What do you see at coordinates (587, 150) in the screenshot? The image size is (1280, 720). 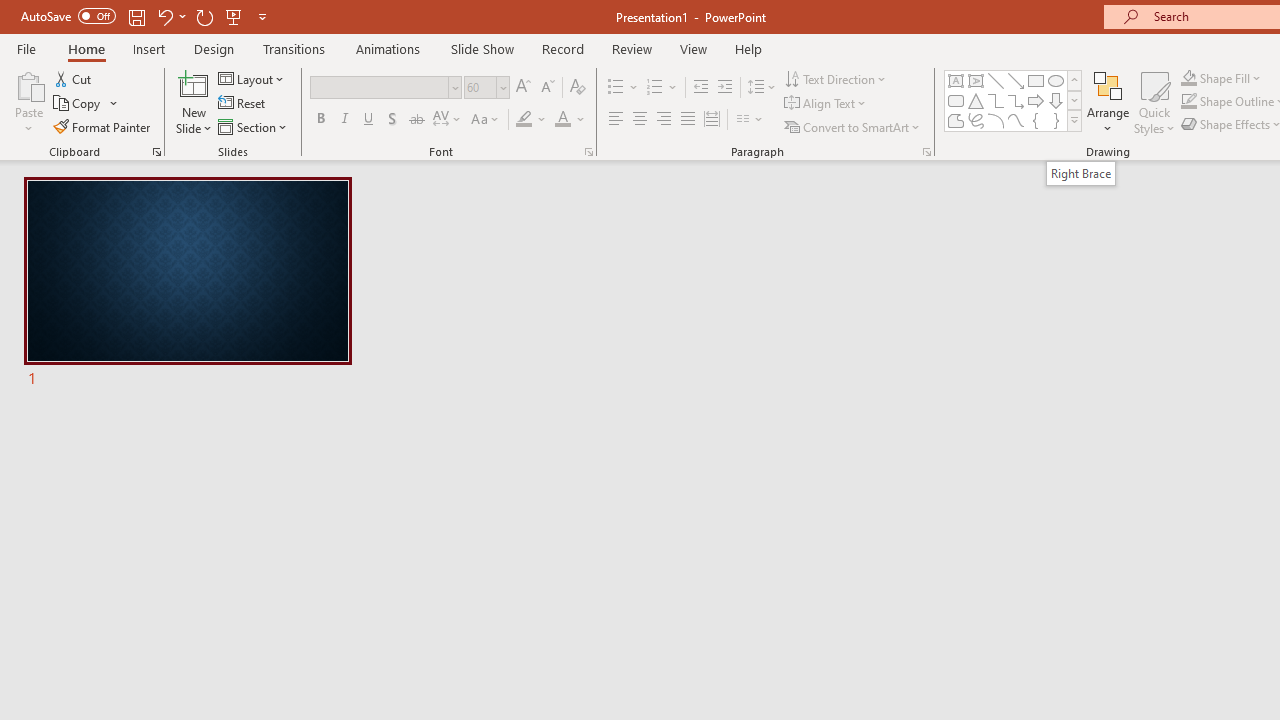 I see `'Font...'` at bounding box center [587, 150].